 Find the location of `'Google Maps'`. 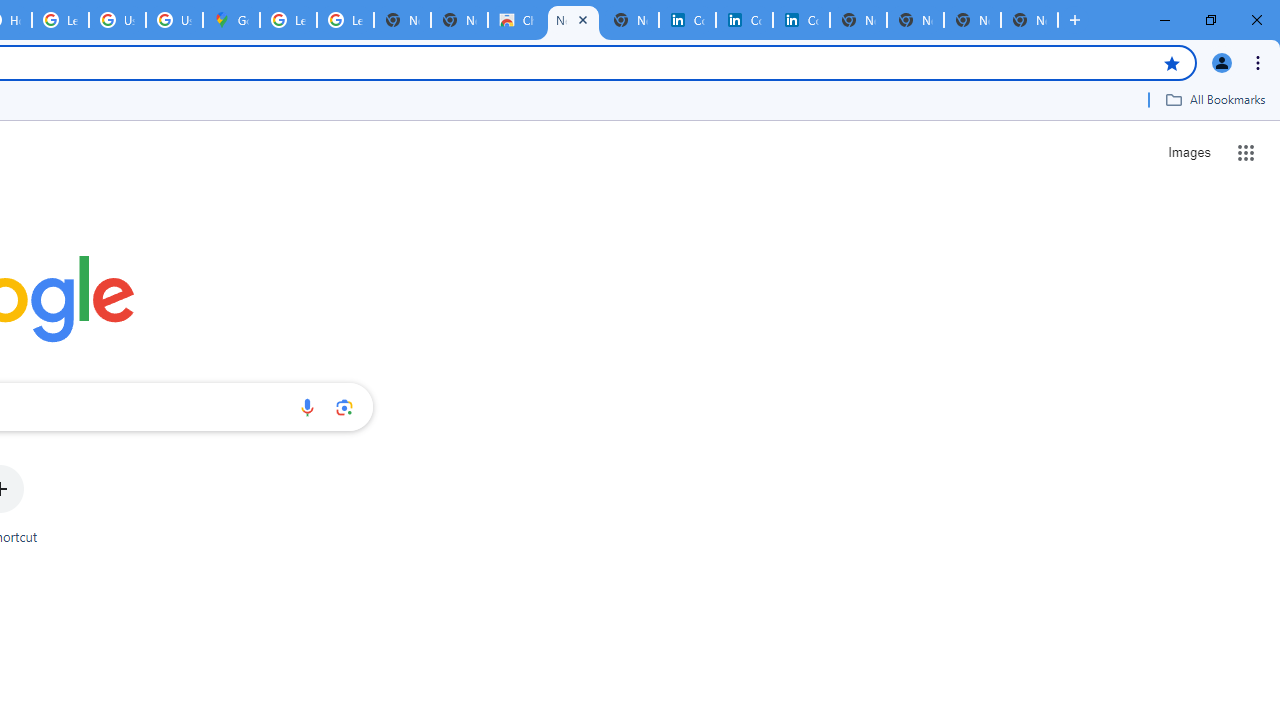

'Google Maps' is located at coordinates (231, 20).